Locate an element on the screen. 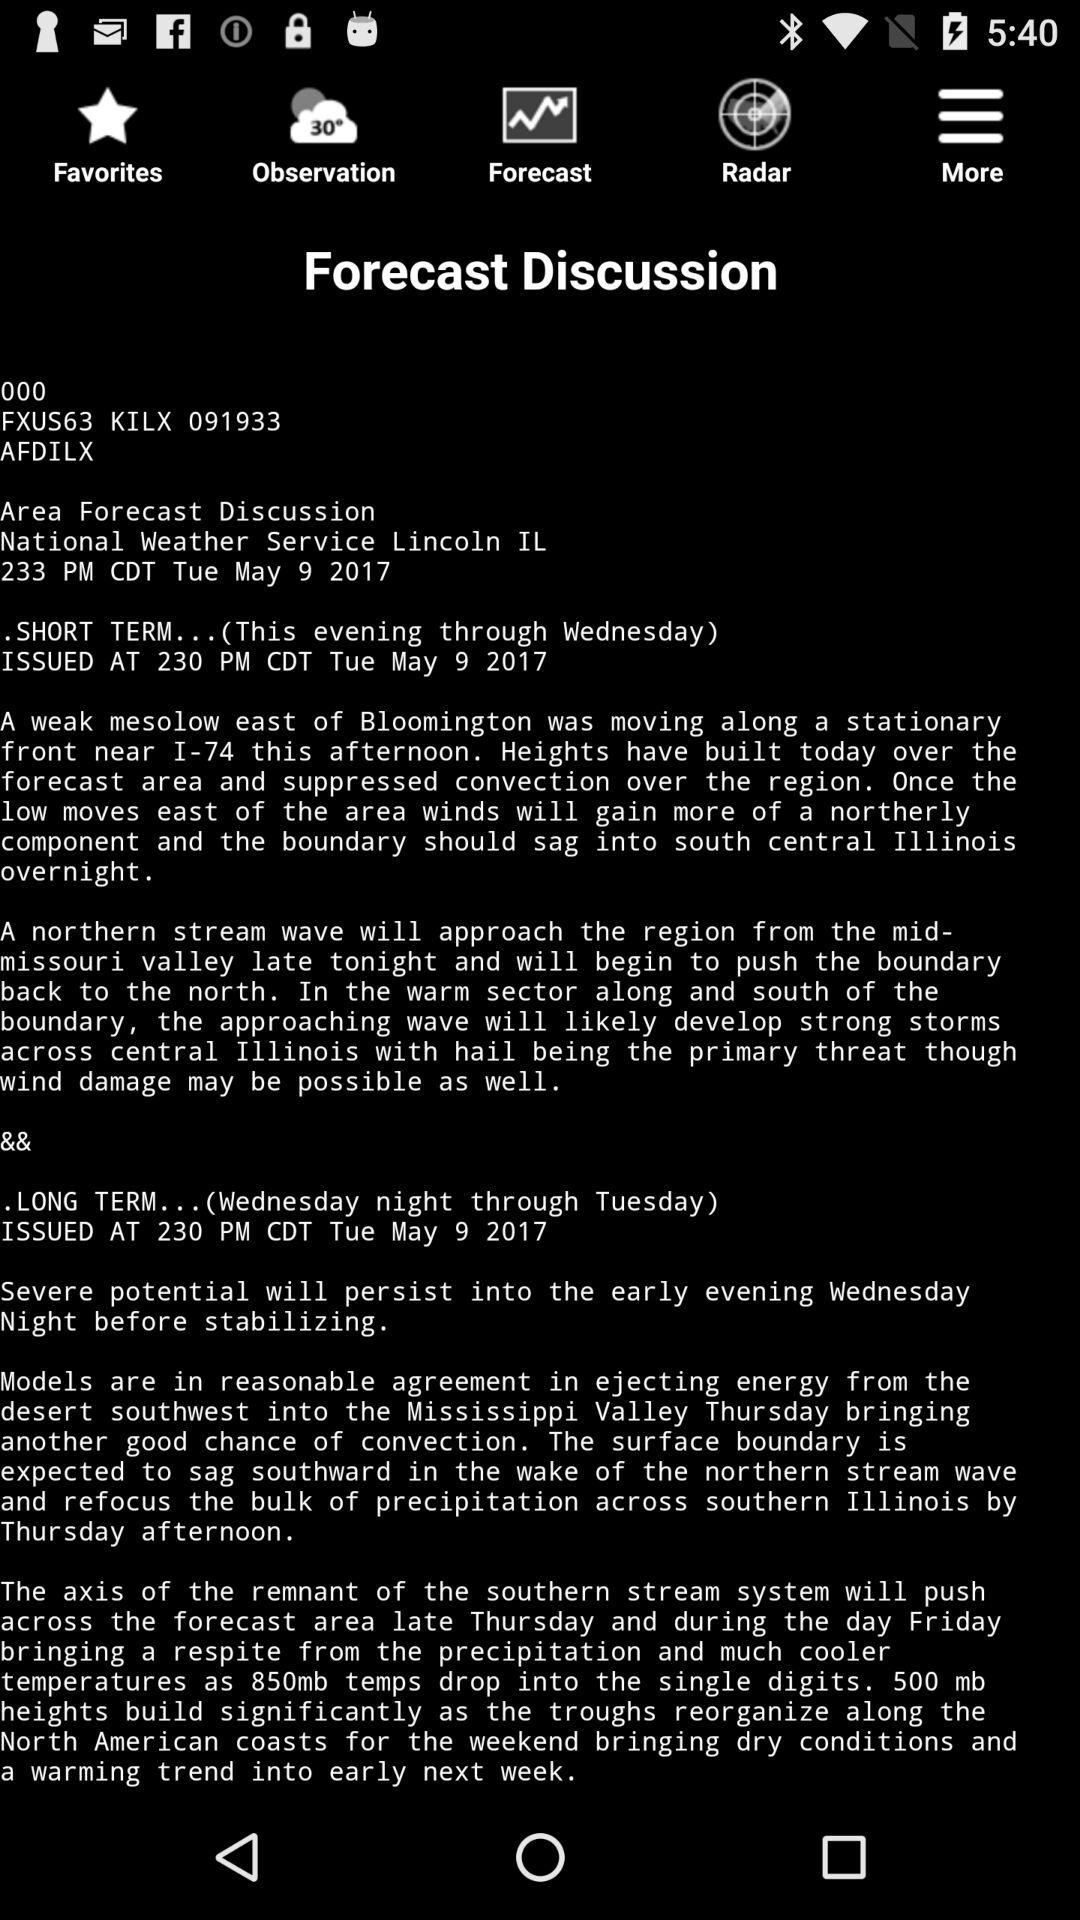 The height and width of the screenshot is (1920, 1080). more button is located at coordinates (971, 124).